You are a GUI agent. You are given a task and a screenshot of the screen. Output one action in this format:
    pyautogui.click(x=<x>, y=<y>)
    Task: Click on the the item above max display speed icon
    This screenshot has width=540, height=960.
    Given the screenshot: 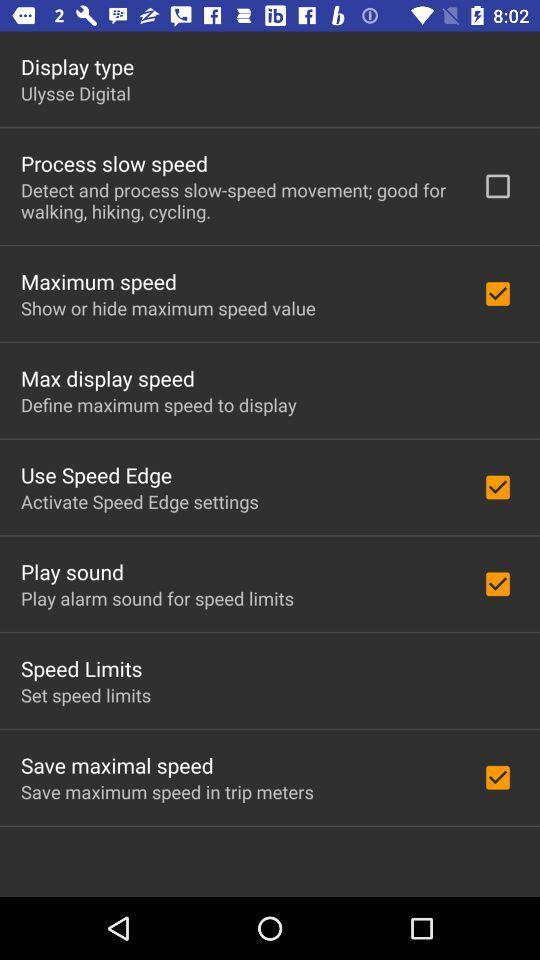 What is the action you would take?
    pyautogui.click(x=167, y=308)
    